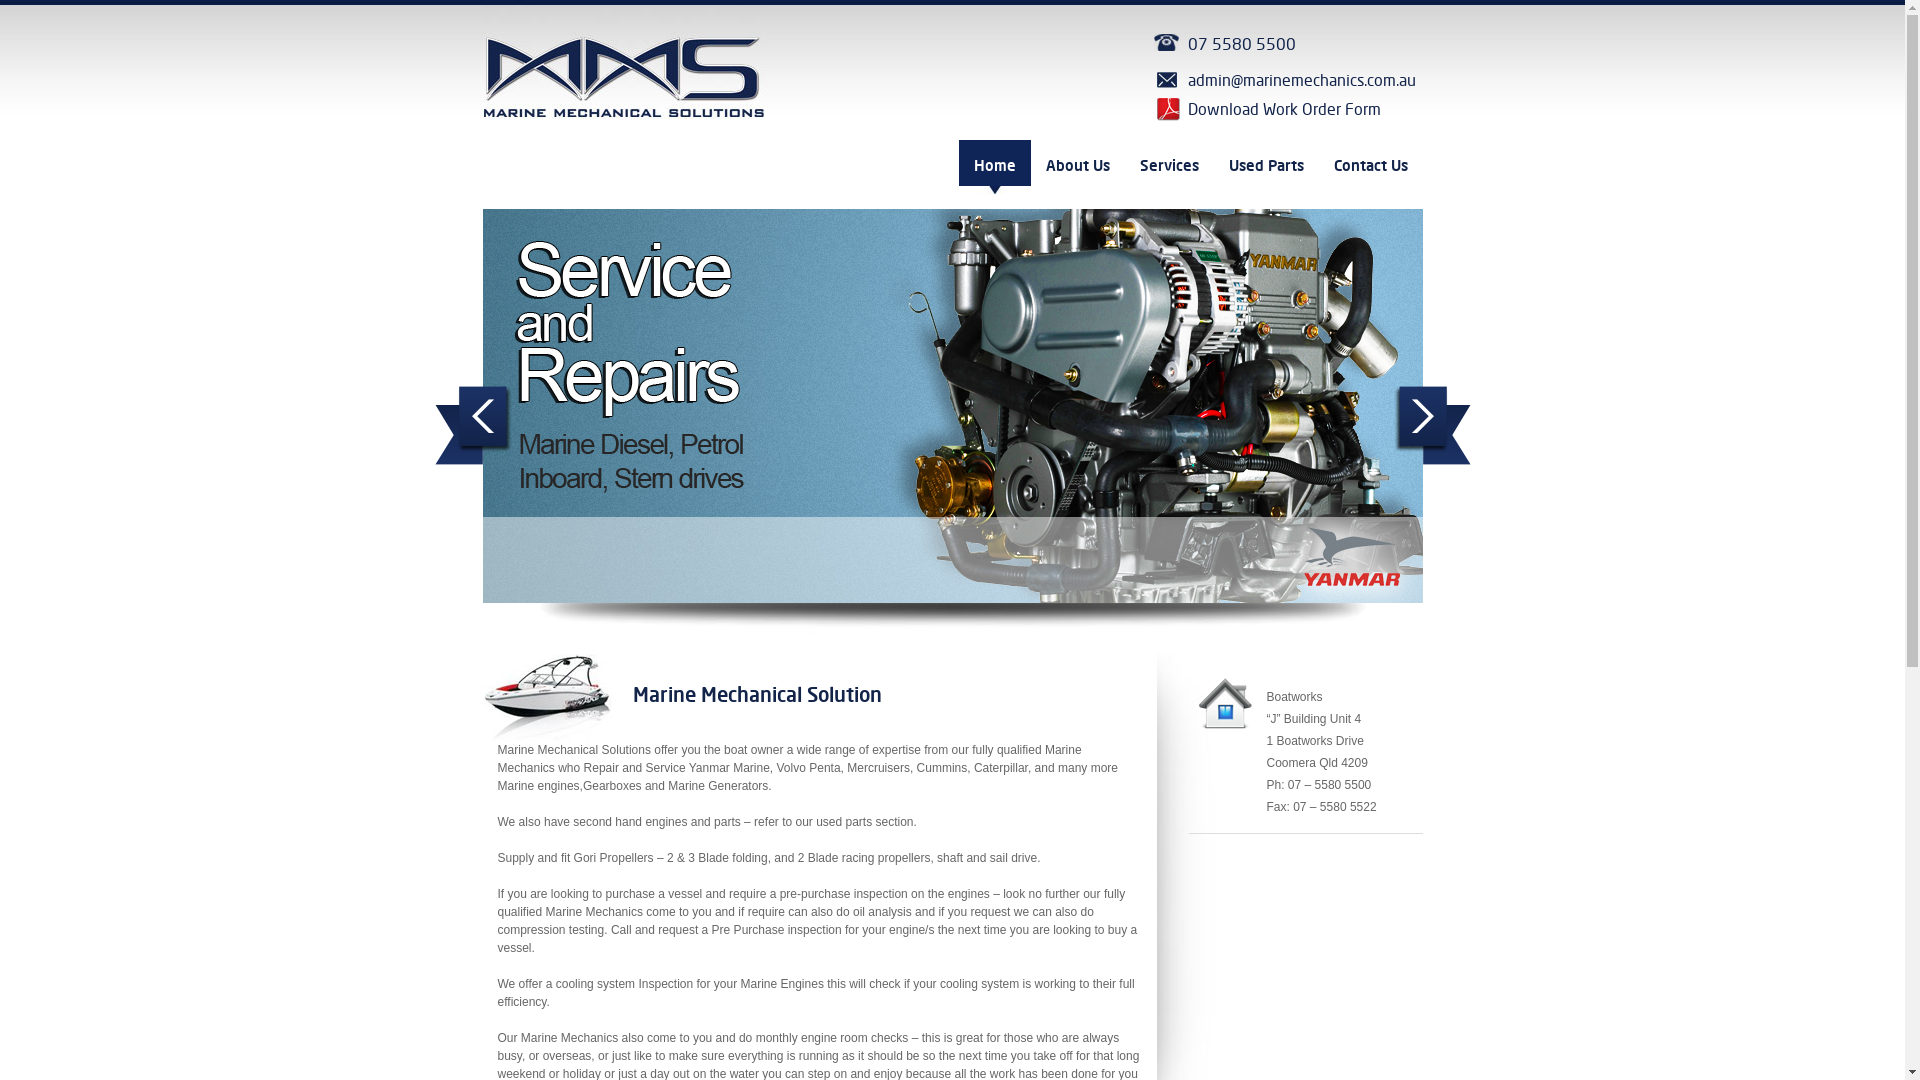 The image size is (1920, 1080). I want to click on 'Services', so click(1168, 165).